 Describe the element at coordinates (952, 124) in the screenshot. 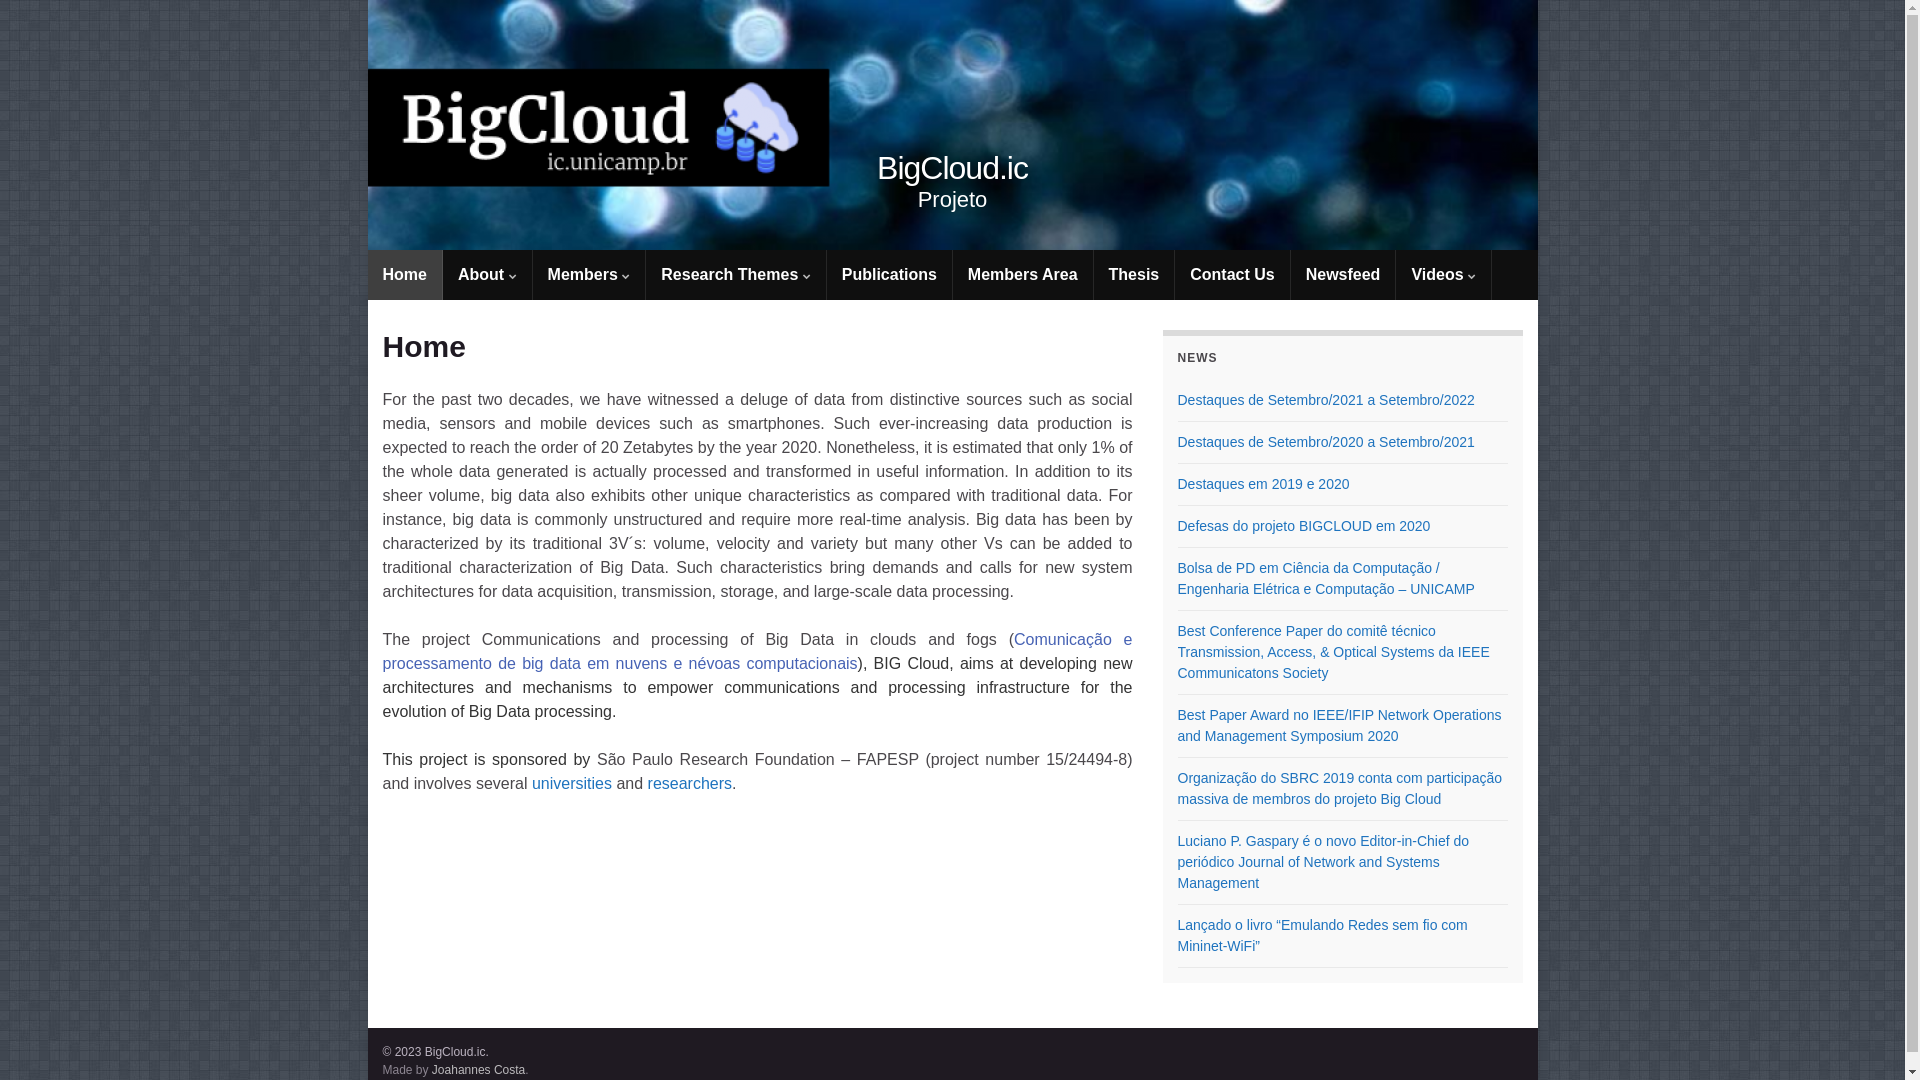

I see `'BigCloud.ic'` at that location.